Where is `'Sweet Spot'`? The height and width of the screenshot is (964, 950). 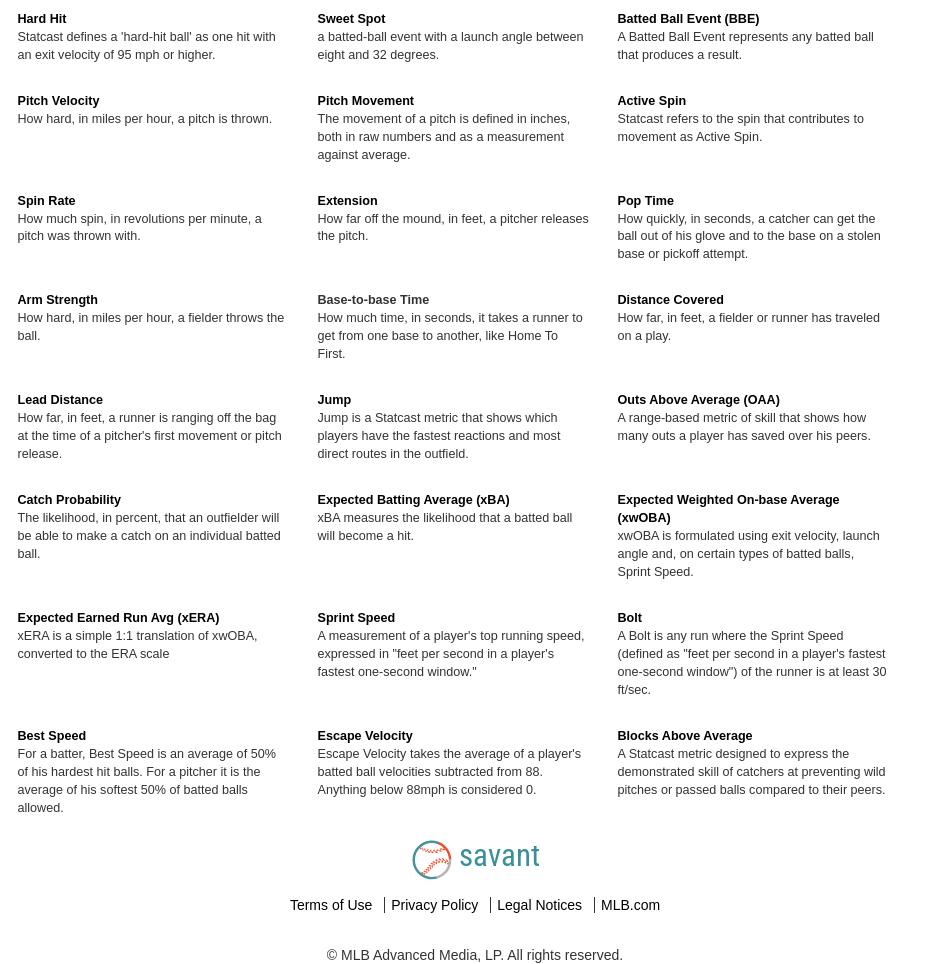 'Sweet Spot' is located at coordinates (350, 17).